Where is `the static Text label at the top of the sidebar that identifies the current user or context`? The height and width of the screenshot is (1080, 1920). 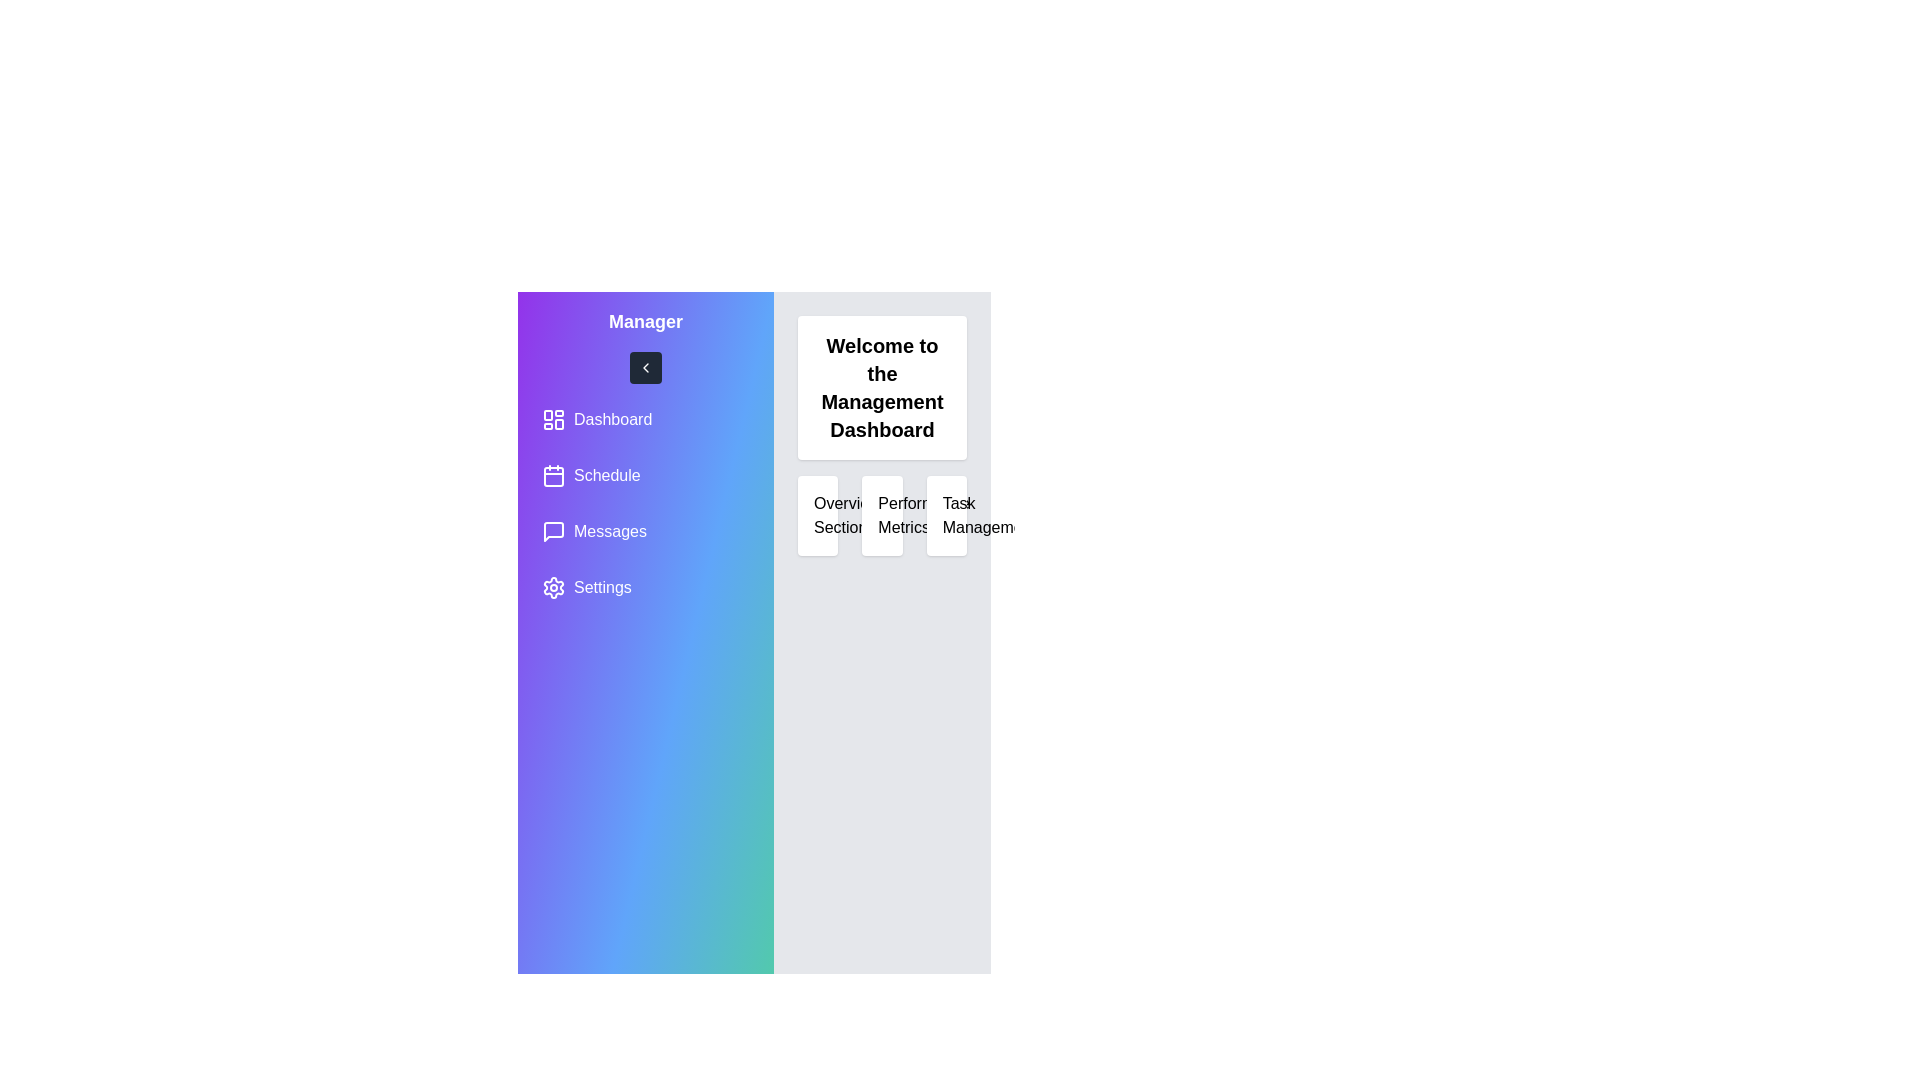
the static Text label at the top of the sidebar that identifies the current user or context is located at coordinates (646, 320).